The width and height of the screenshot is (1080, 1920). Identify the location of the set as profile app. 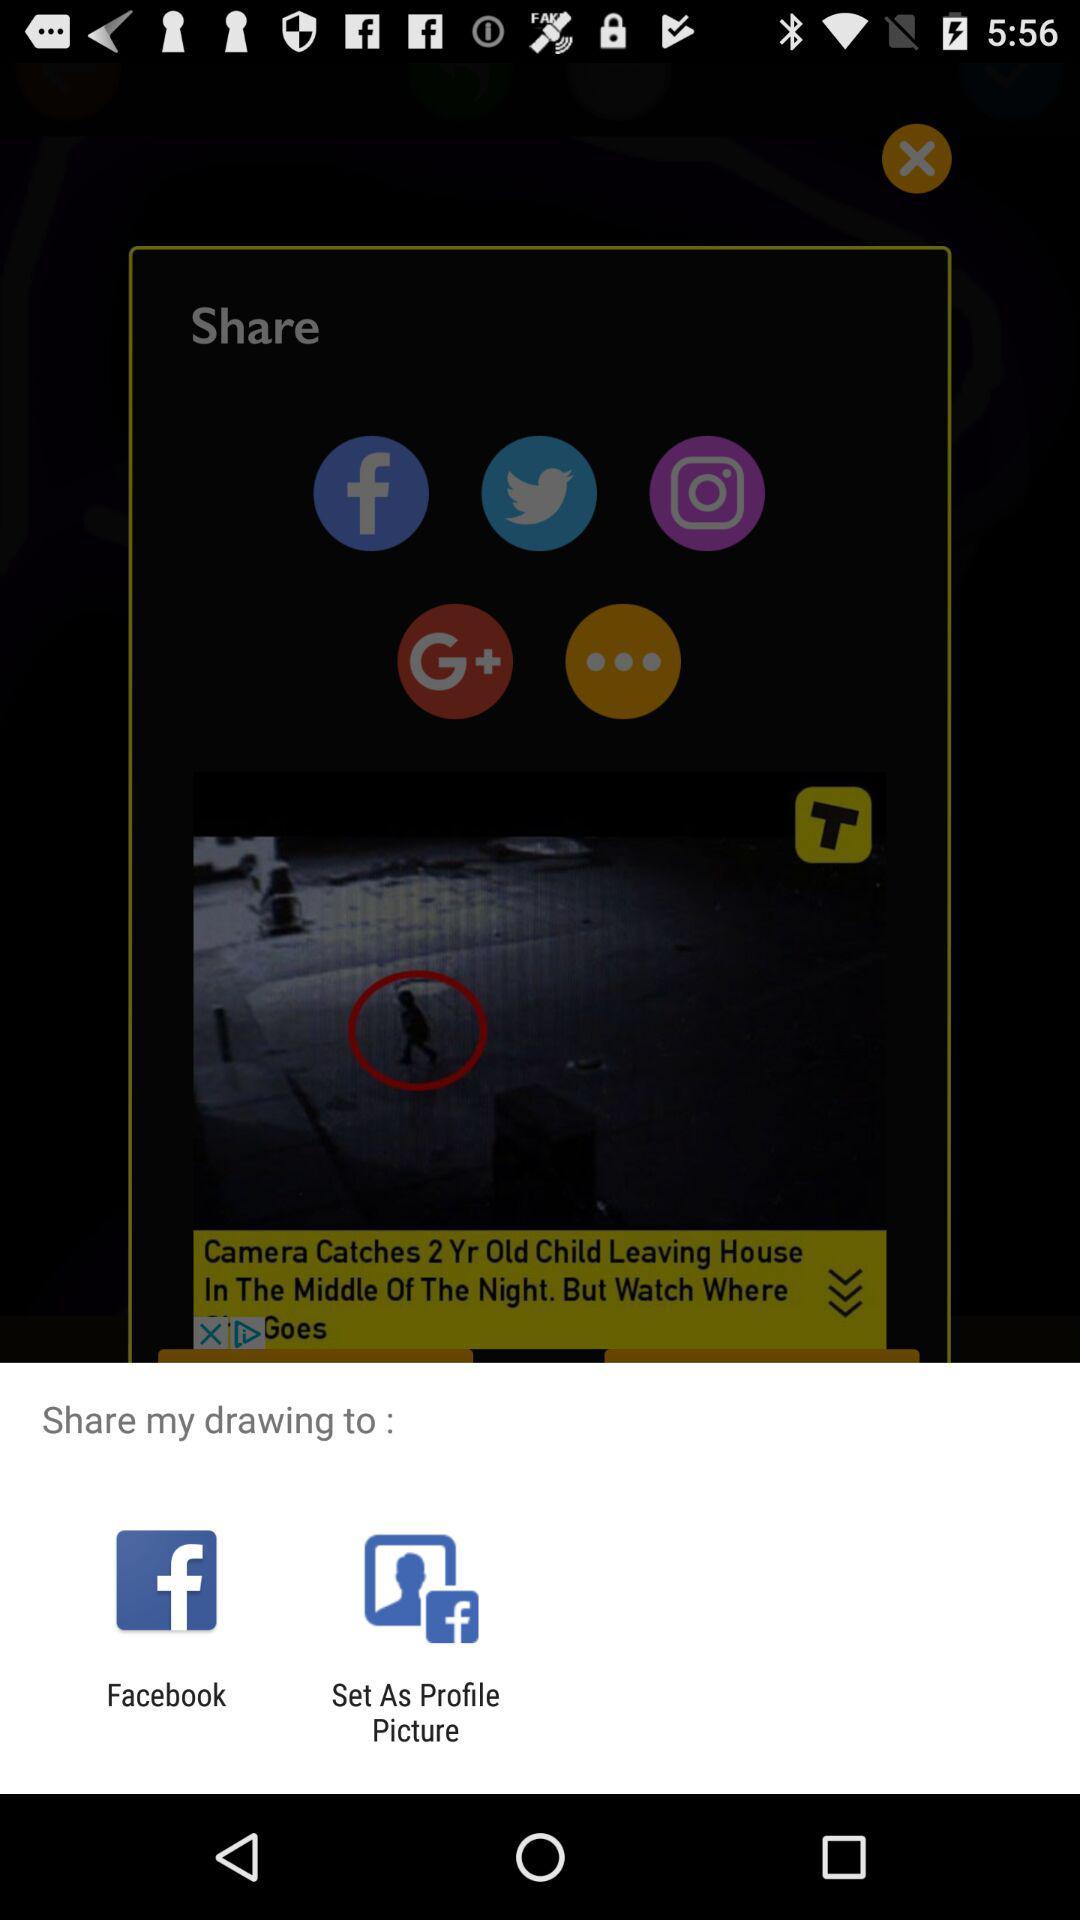
(414, 1711).